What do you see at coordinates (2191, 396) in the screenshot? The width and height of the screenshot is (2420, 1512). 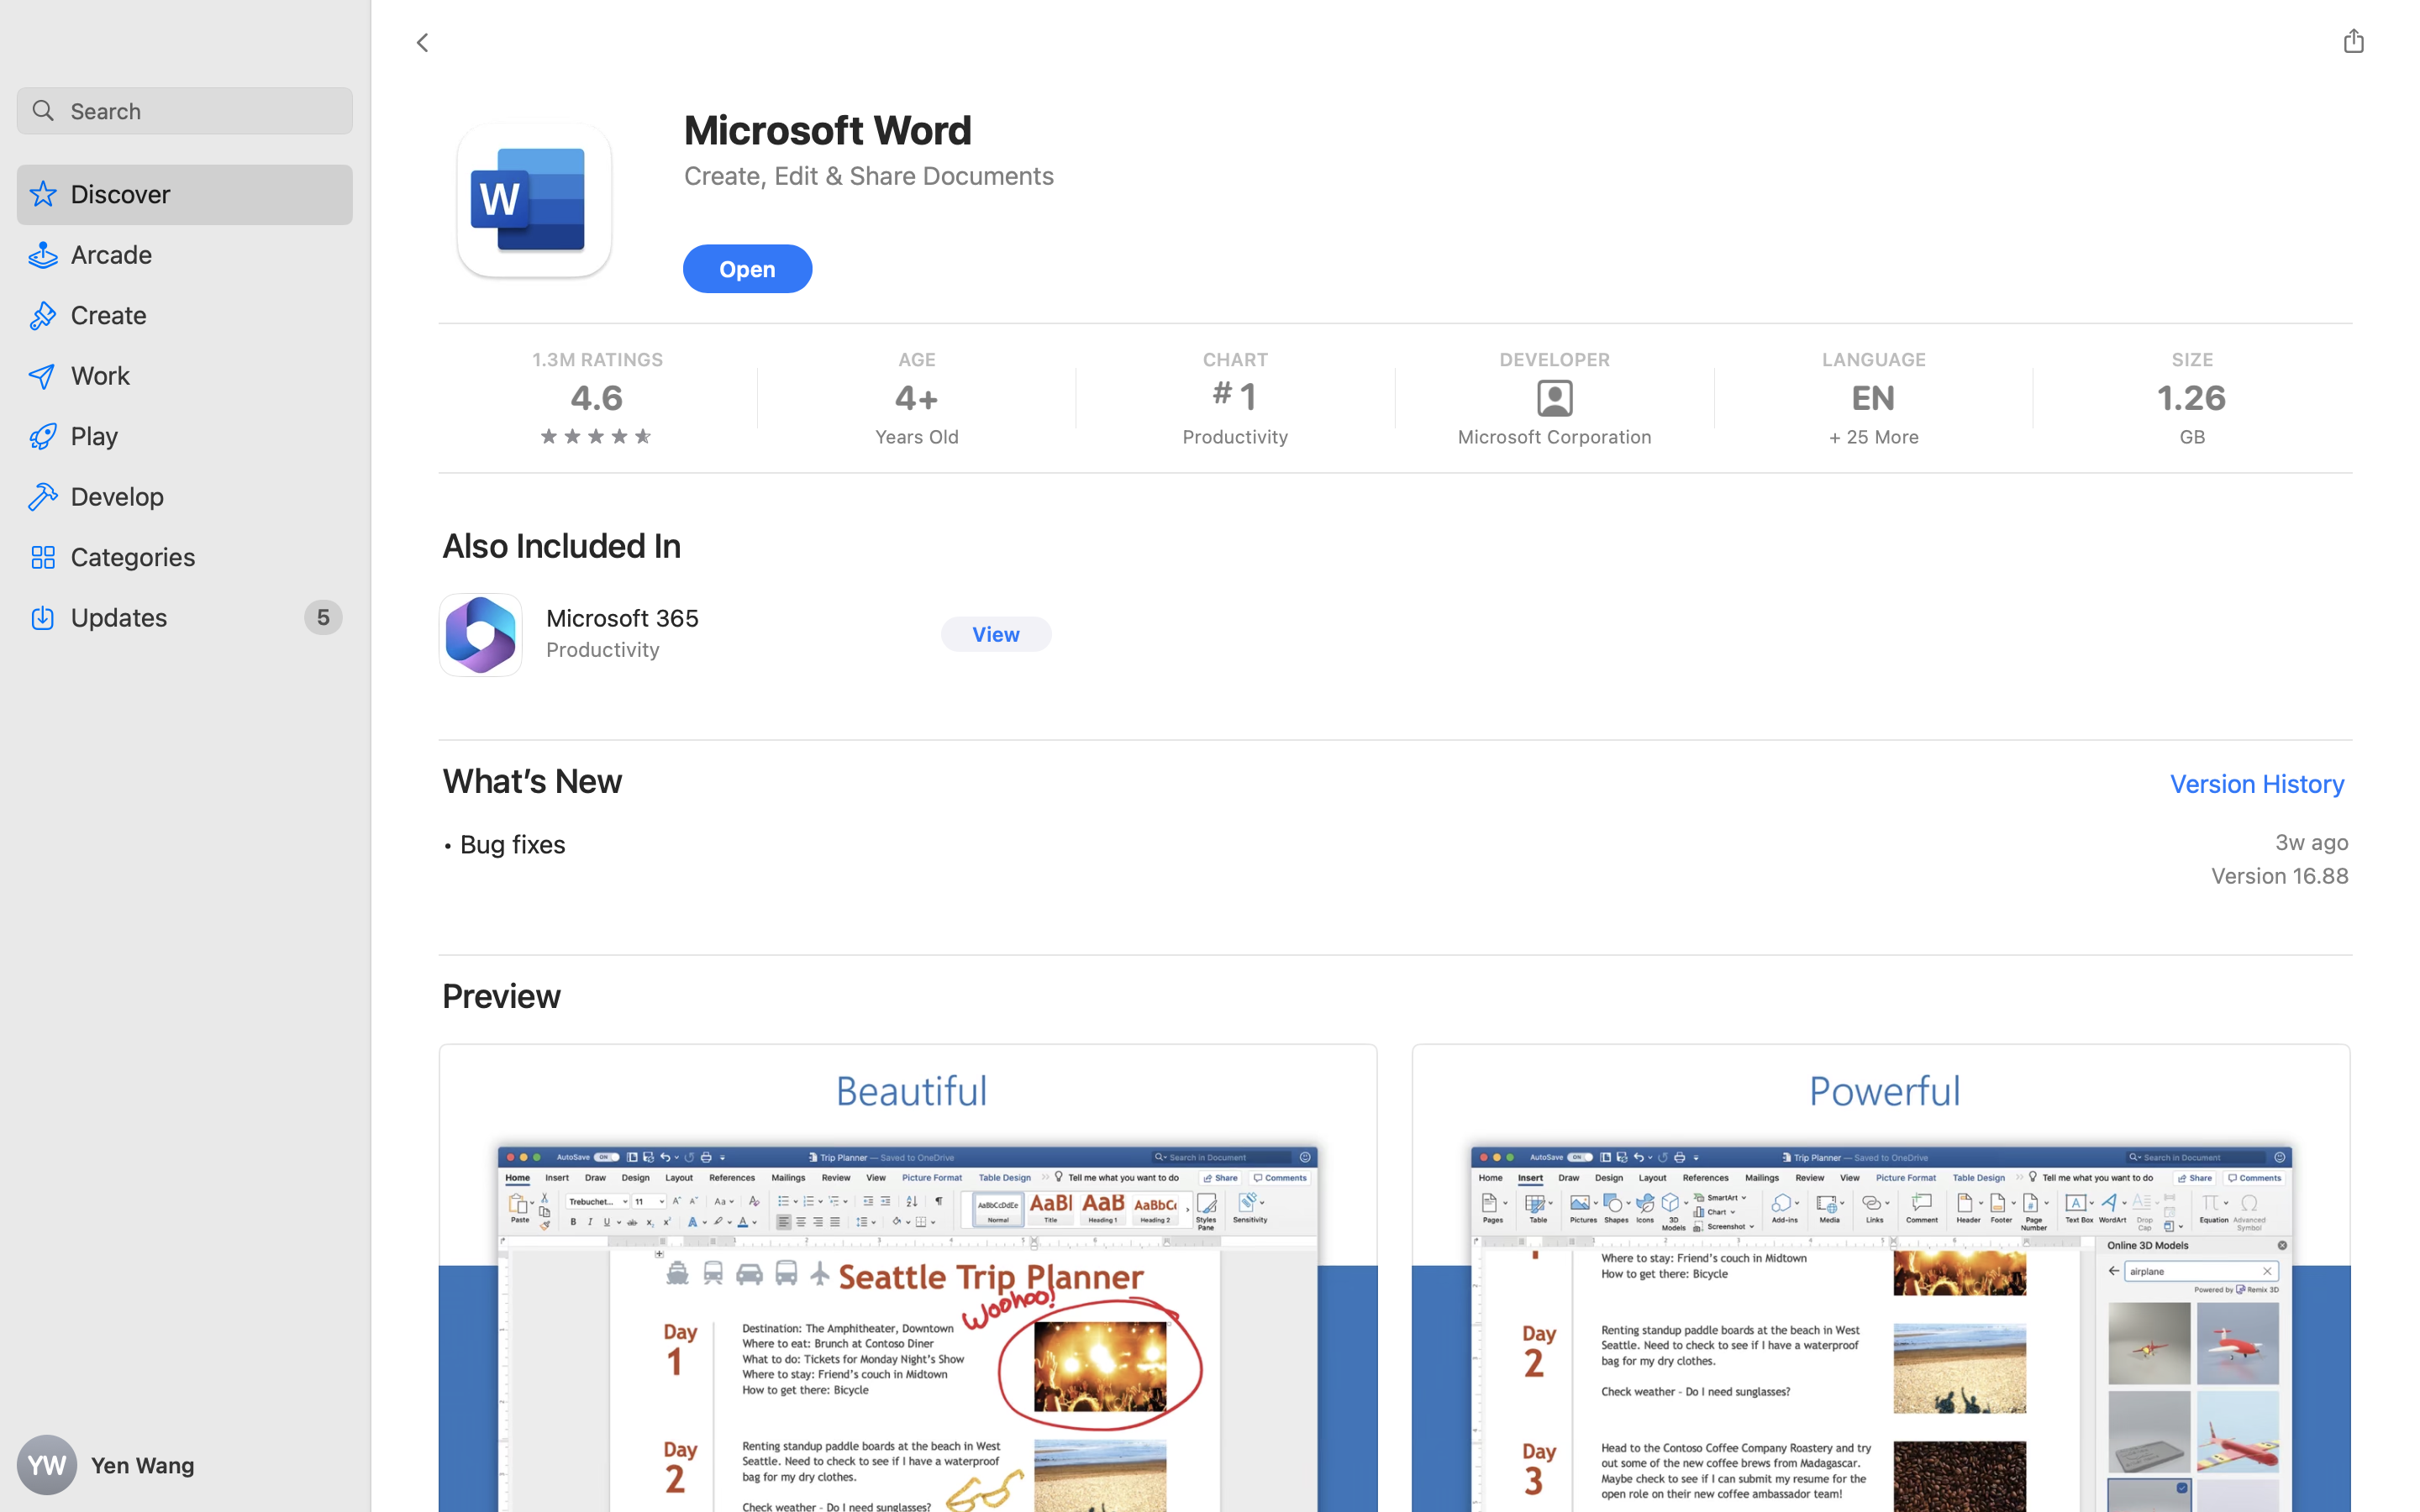 I see `'1.26'` at bounding box center [2191, 396].